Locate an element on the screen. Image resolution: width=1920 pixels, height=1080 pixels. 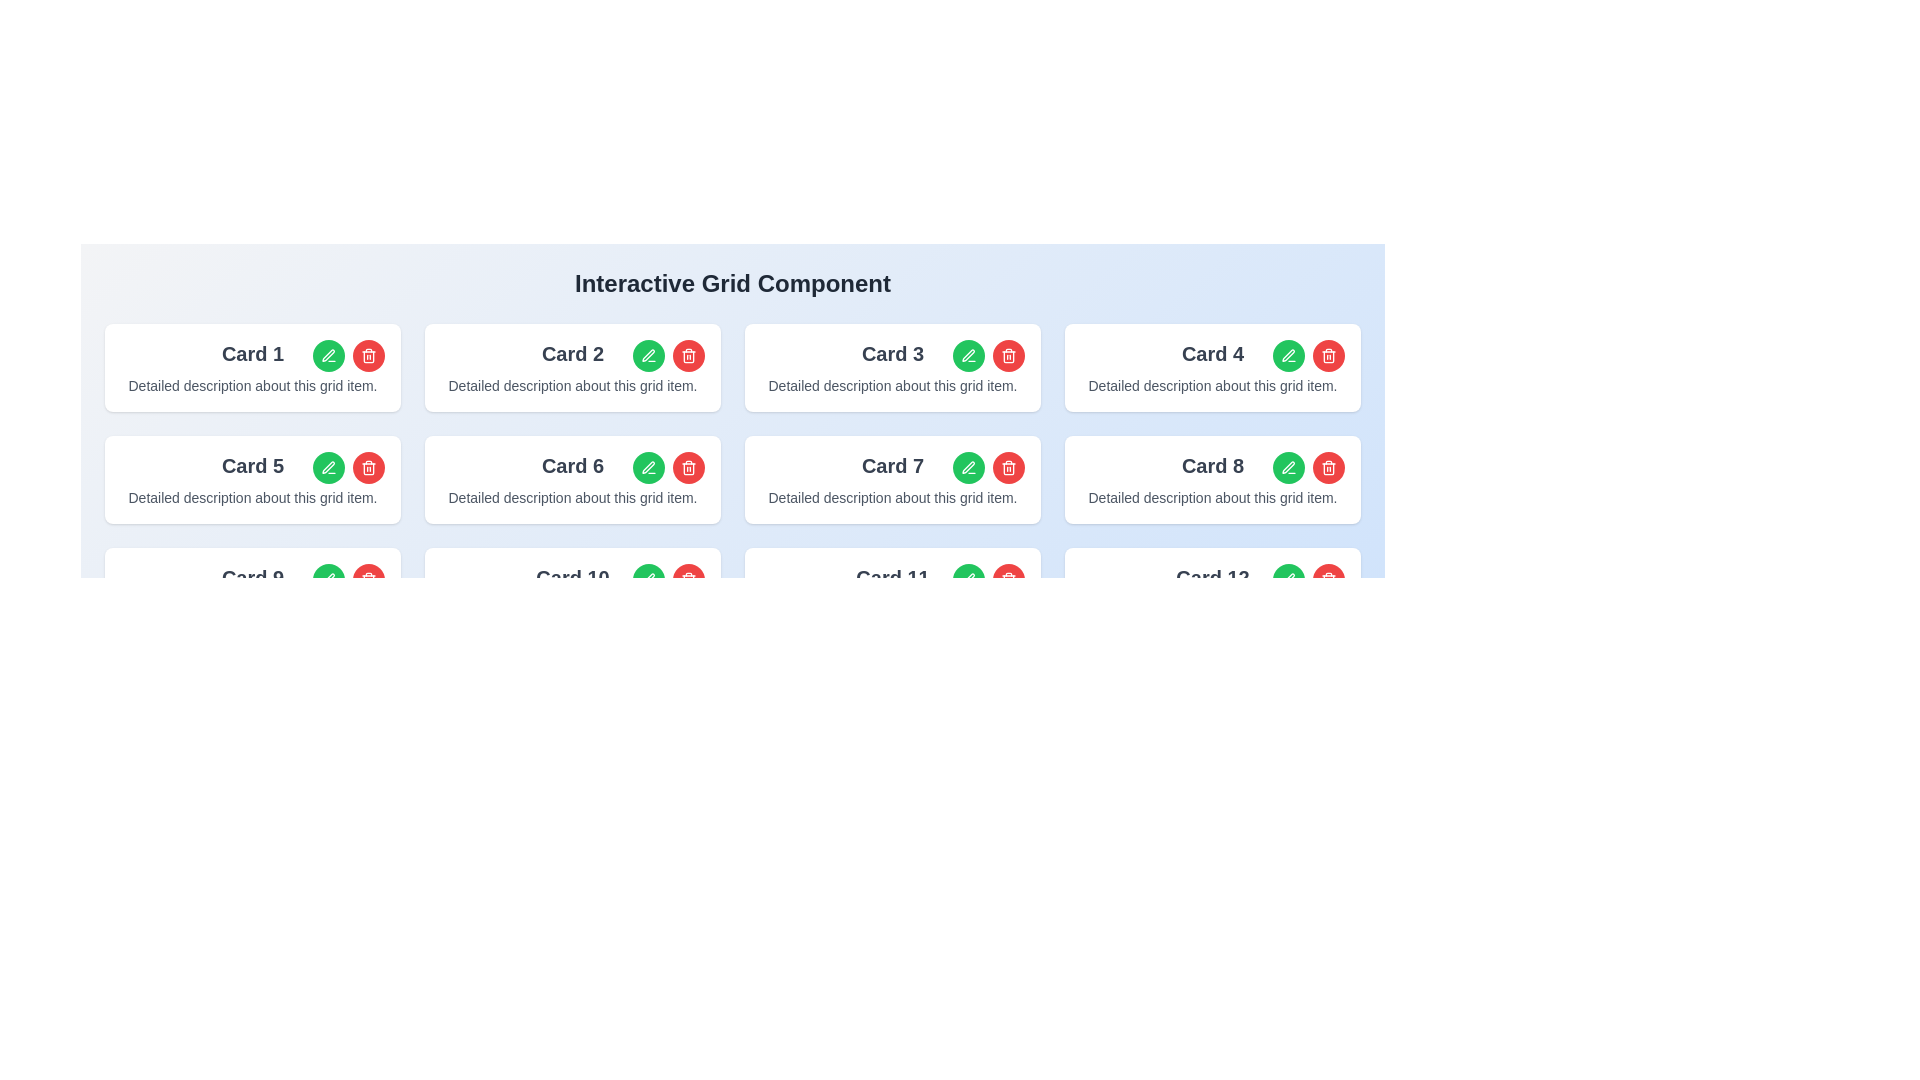
the edit button located is located at coordinates (328, 579).